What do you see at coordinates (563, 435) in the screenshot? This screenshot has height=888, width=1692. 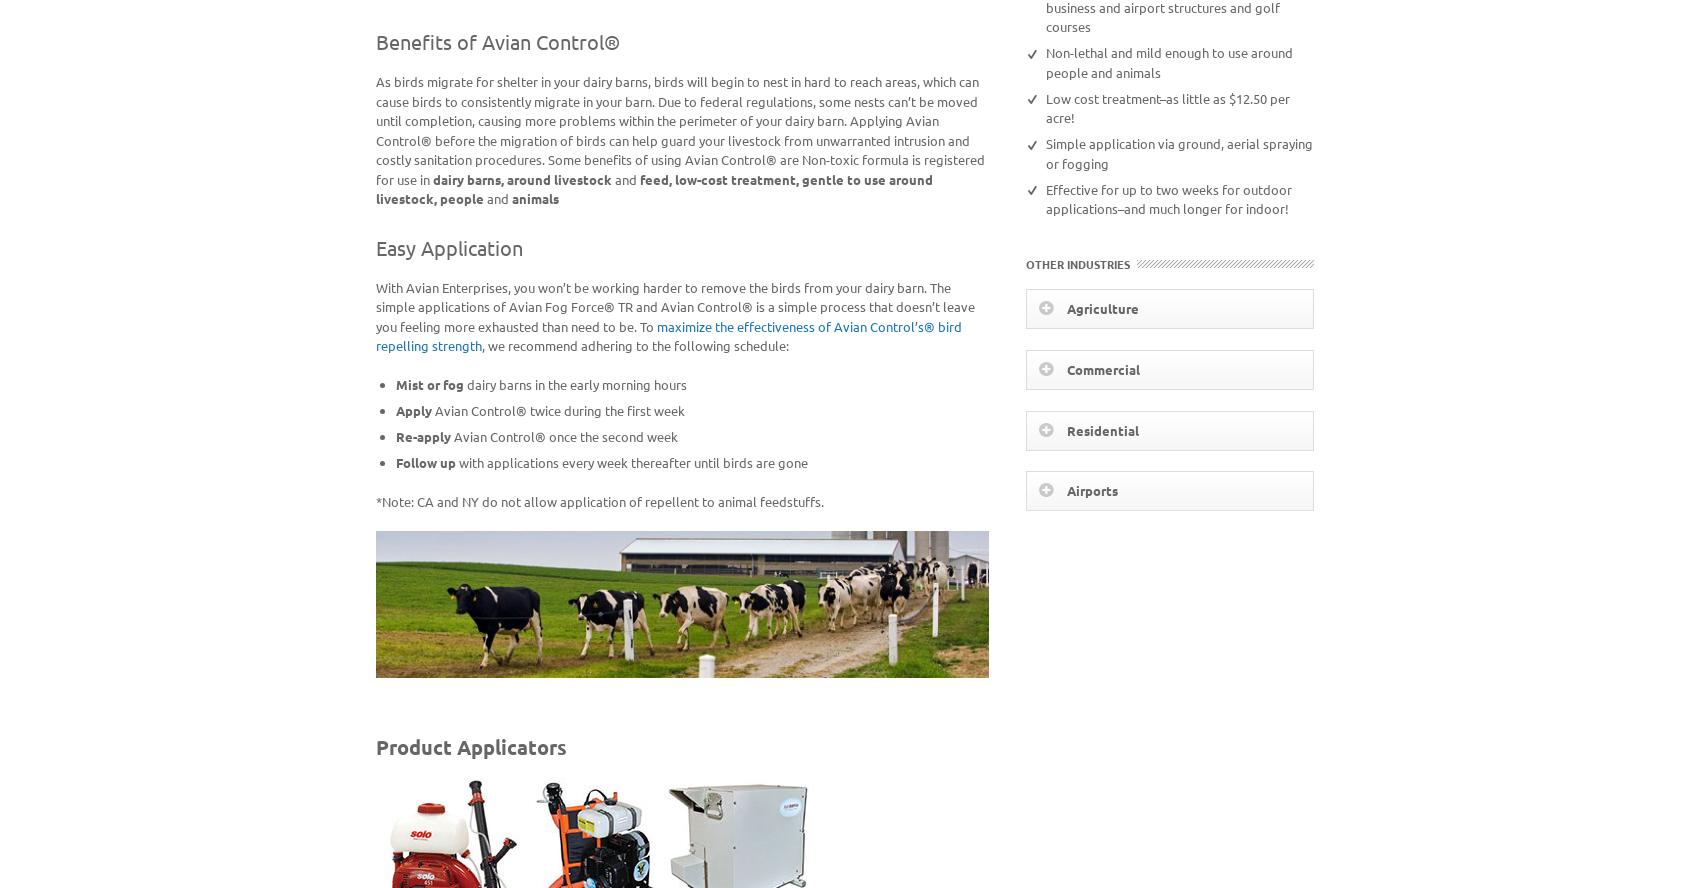 I see `'Avian Control® once the second week'` at bounding box center [563, 435].